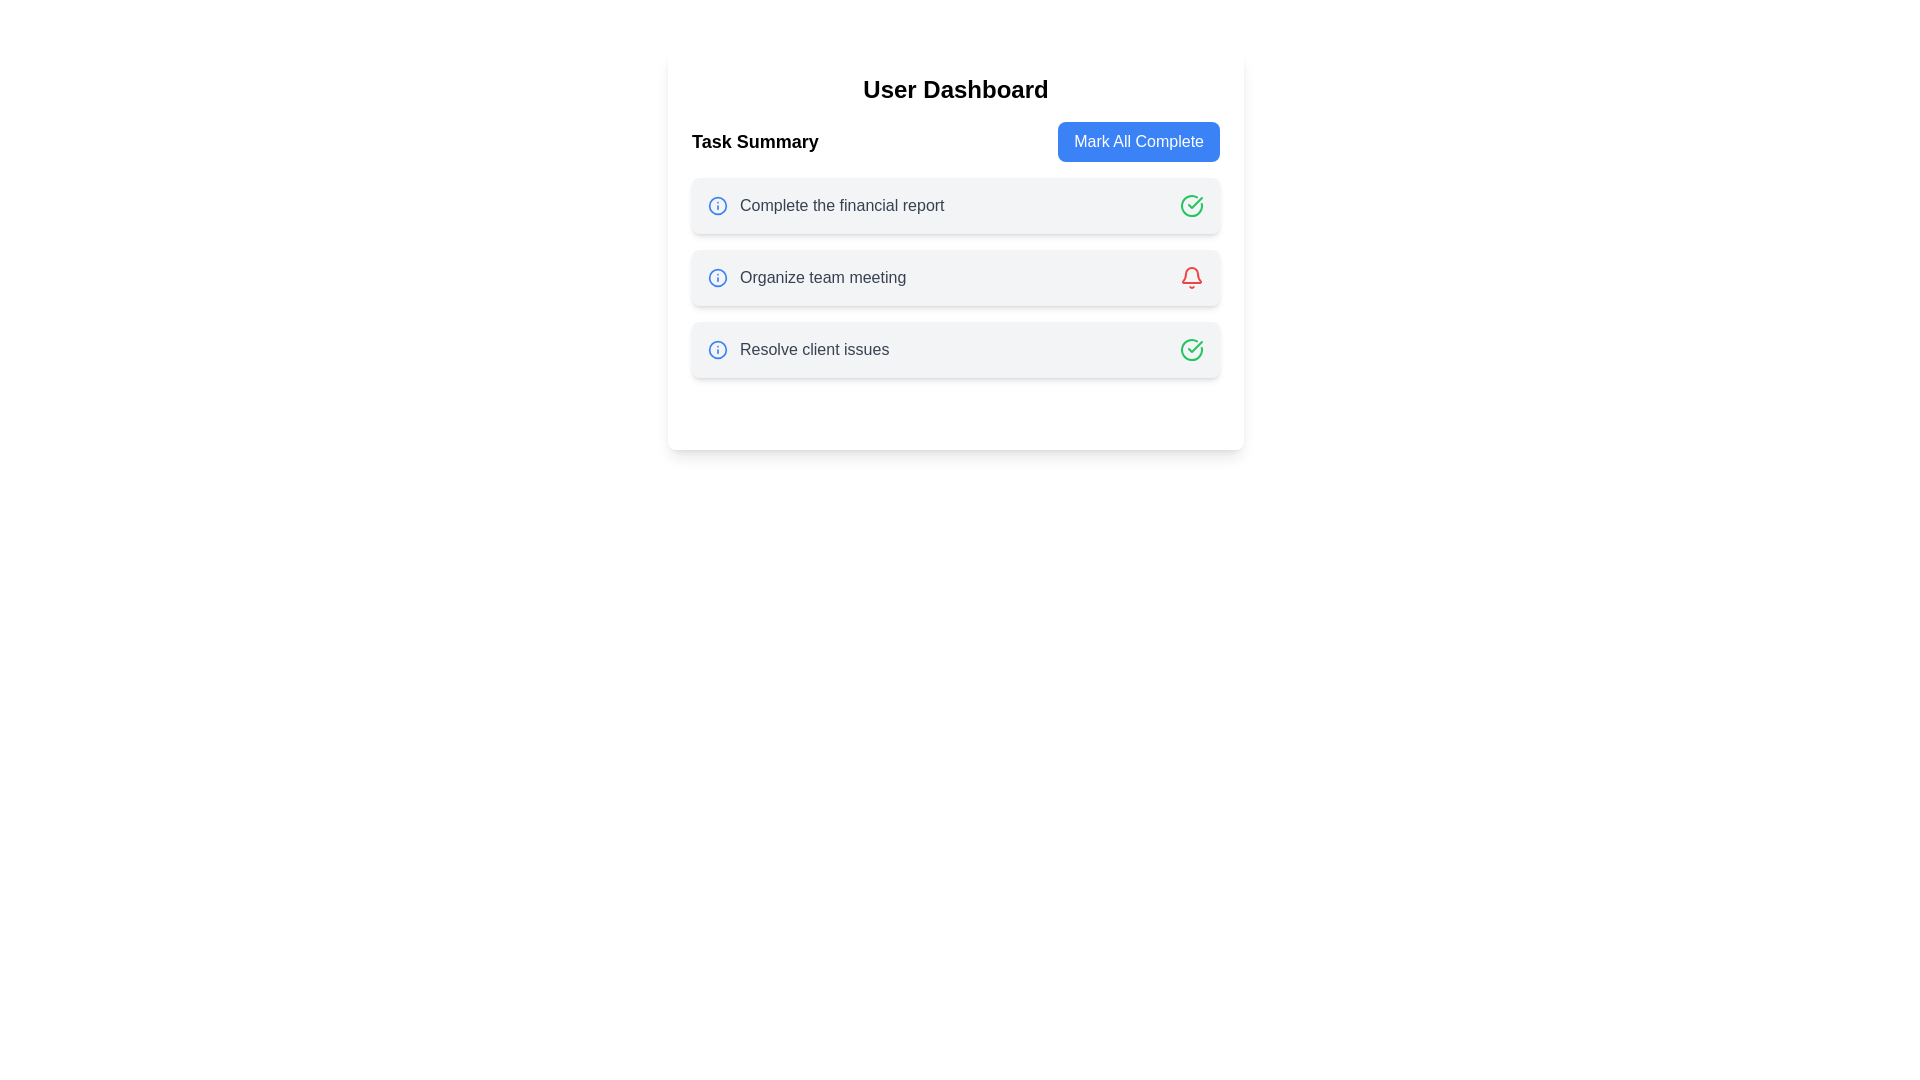 The width and height of the screenshot is (1920, 1080). What do you see at coordinates (1191, 205) in the screenshot?
I see `the circular icon with a green border and checkmark, indicating a completed status, located at the rightmost position of the task labeled 'Complete the financial report.'` at bounding box center [1191, 205].